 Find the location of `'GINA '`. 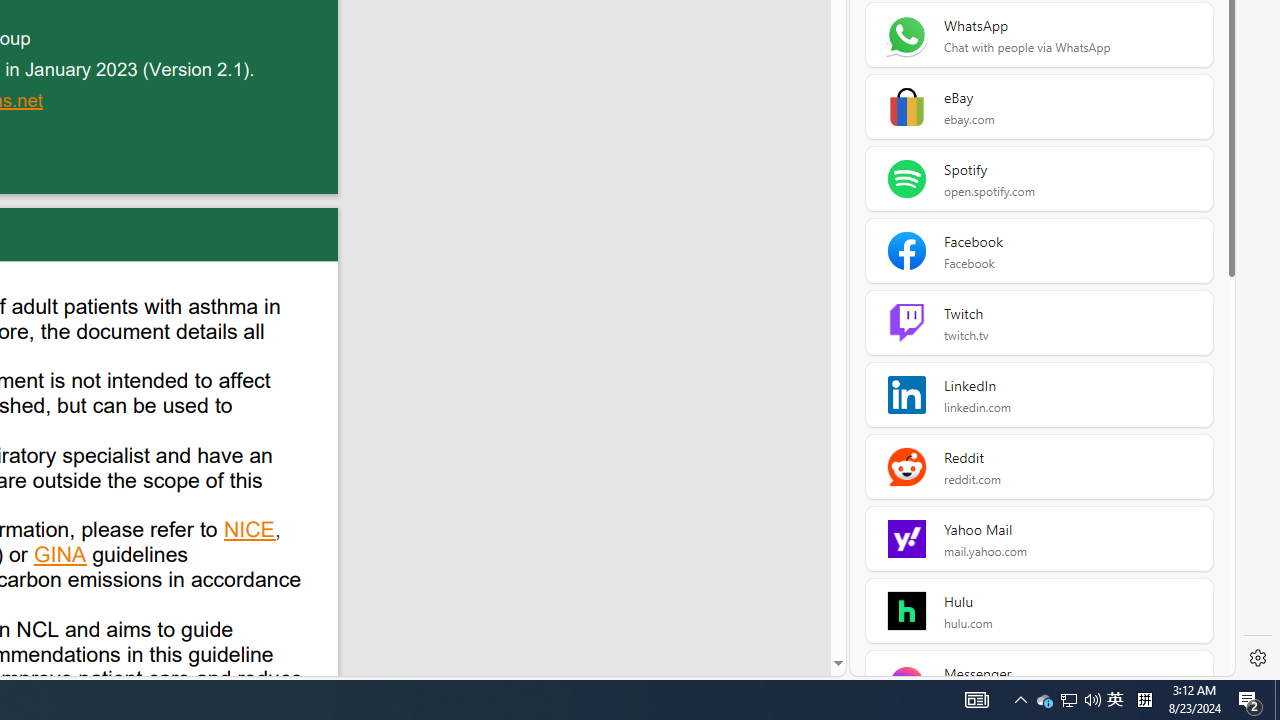

'GINA ' is located at coordinates (61, 557).